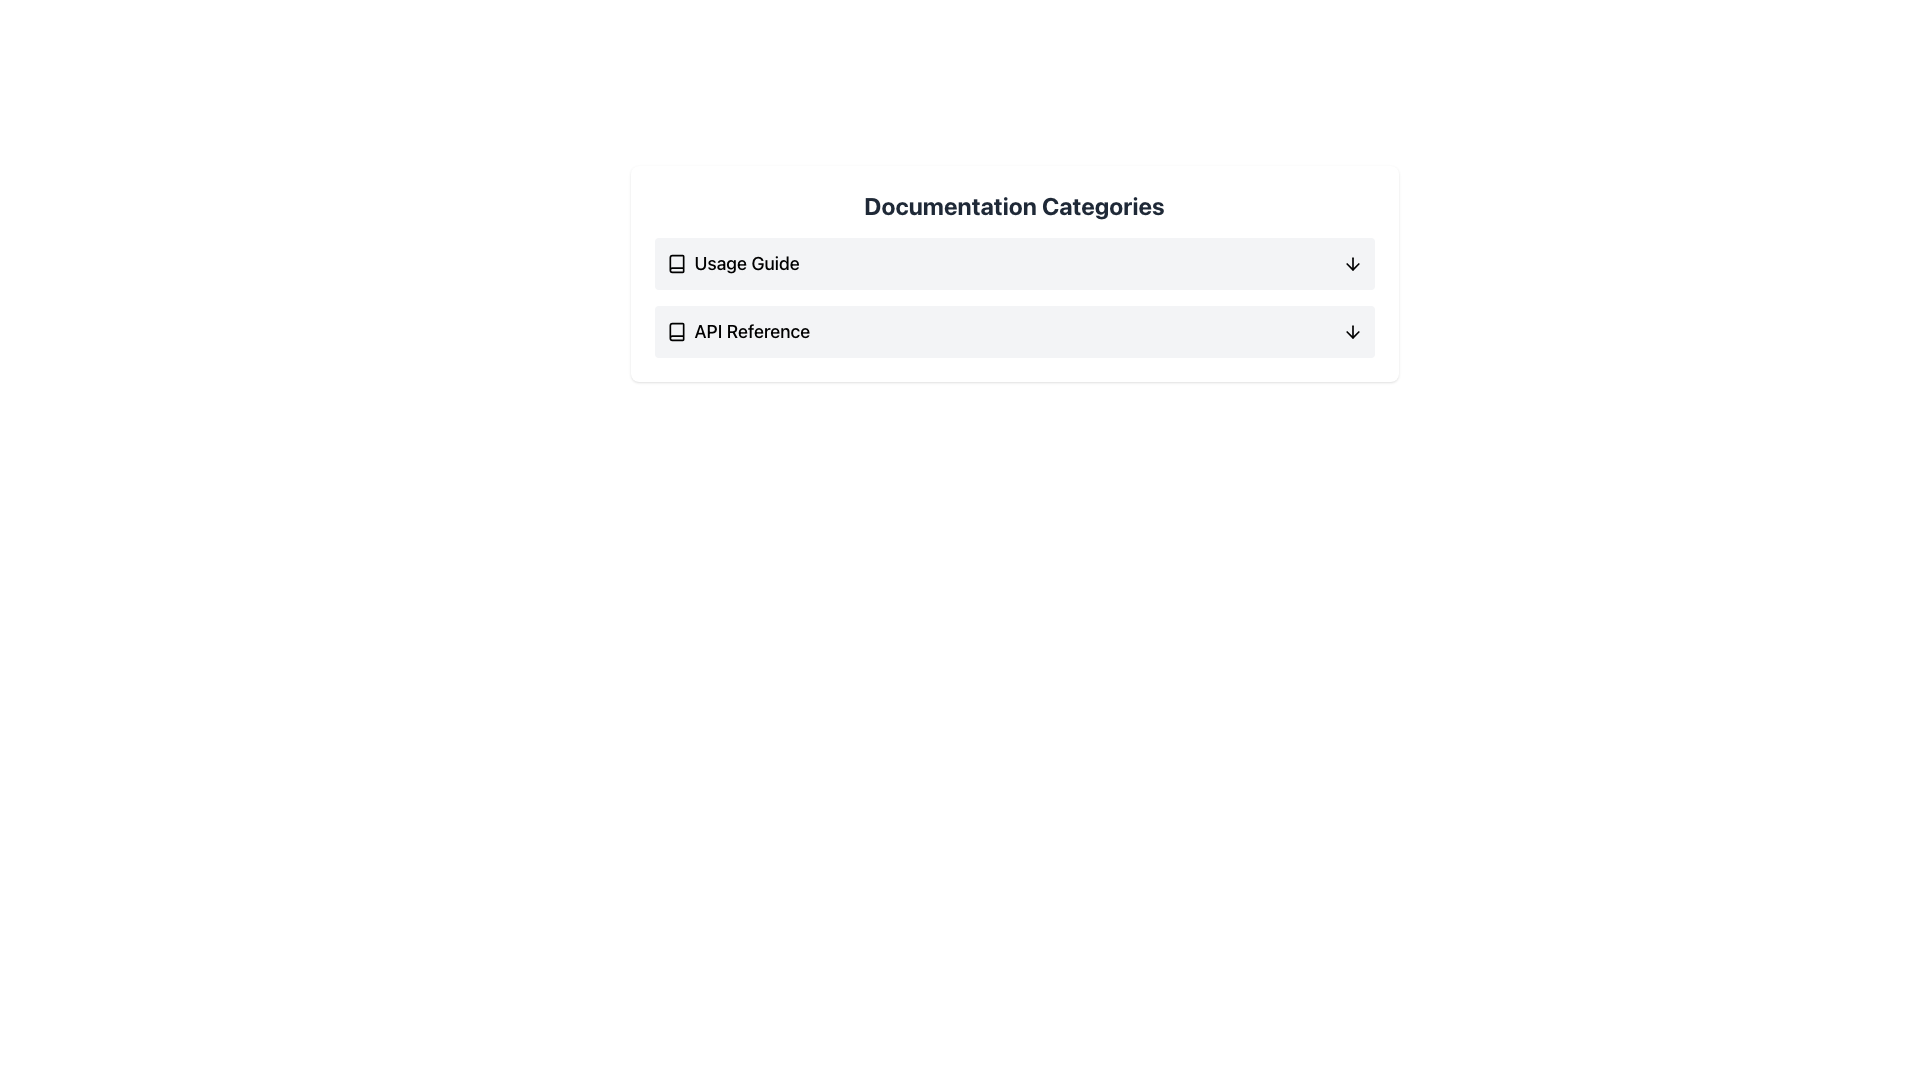  I want to click on the text label 'Documentation Categories', which is styled with a bold font and dark gray color, indicating it is a section title above the content list, so click(1014, 205).